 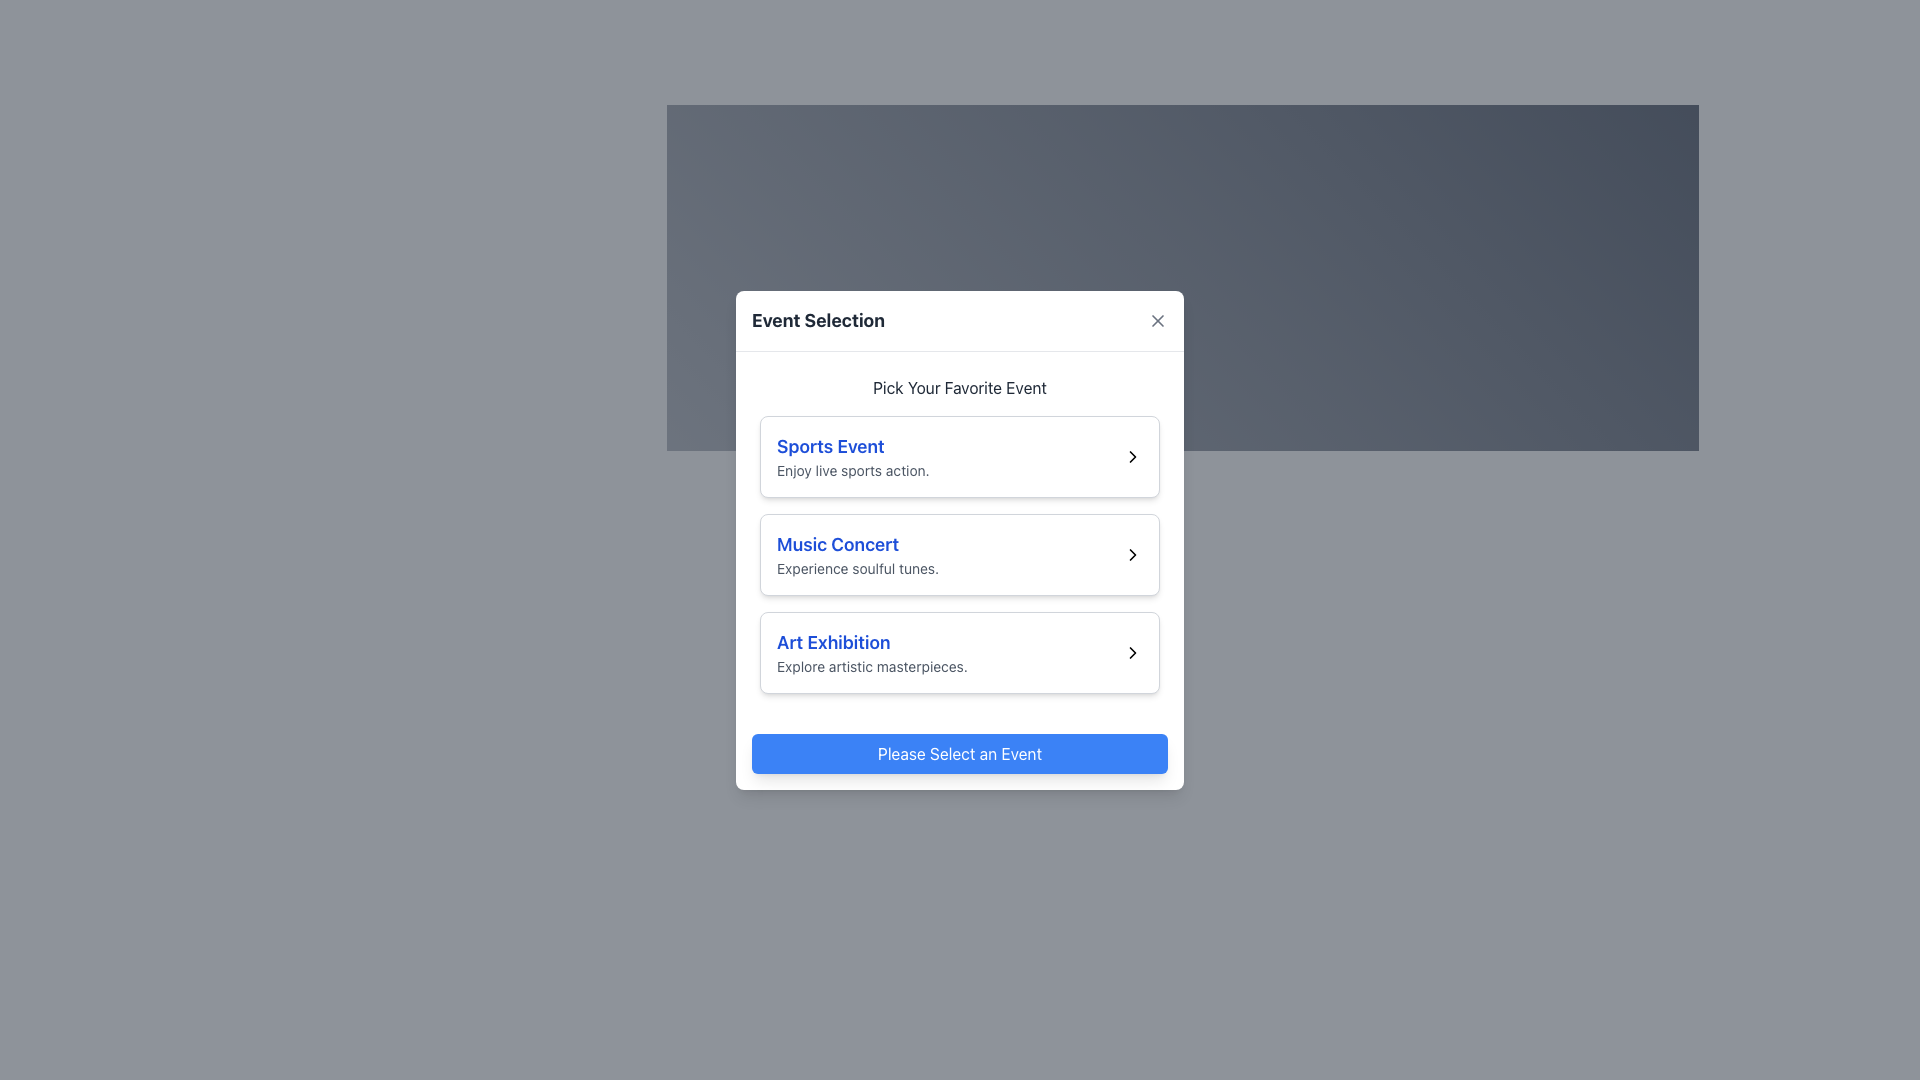 I want to click on the first right-facing chevron icon, which is located next to the 'Sports Event' text in the upper section of the interface, so click(x=1132, y=456).